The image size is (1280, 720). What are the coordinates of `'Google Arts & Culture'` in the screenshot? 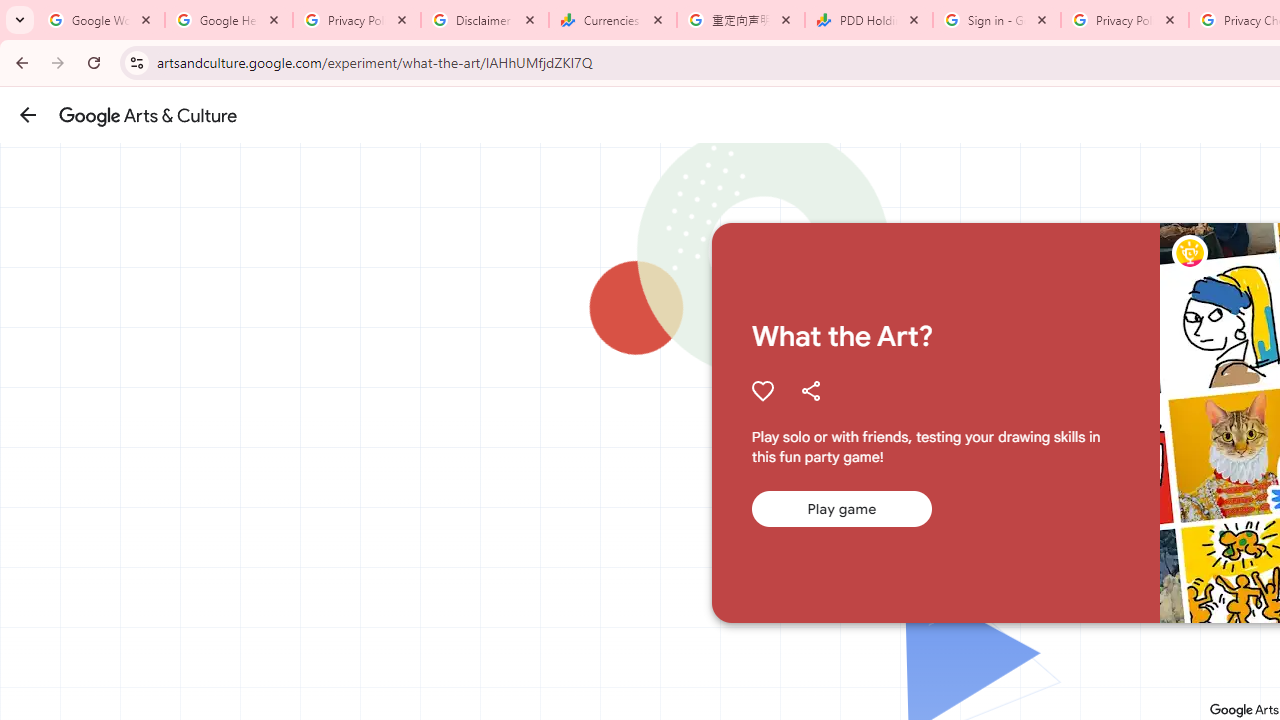 It's located at (147, 115).